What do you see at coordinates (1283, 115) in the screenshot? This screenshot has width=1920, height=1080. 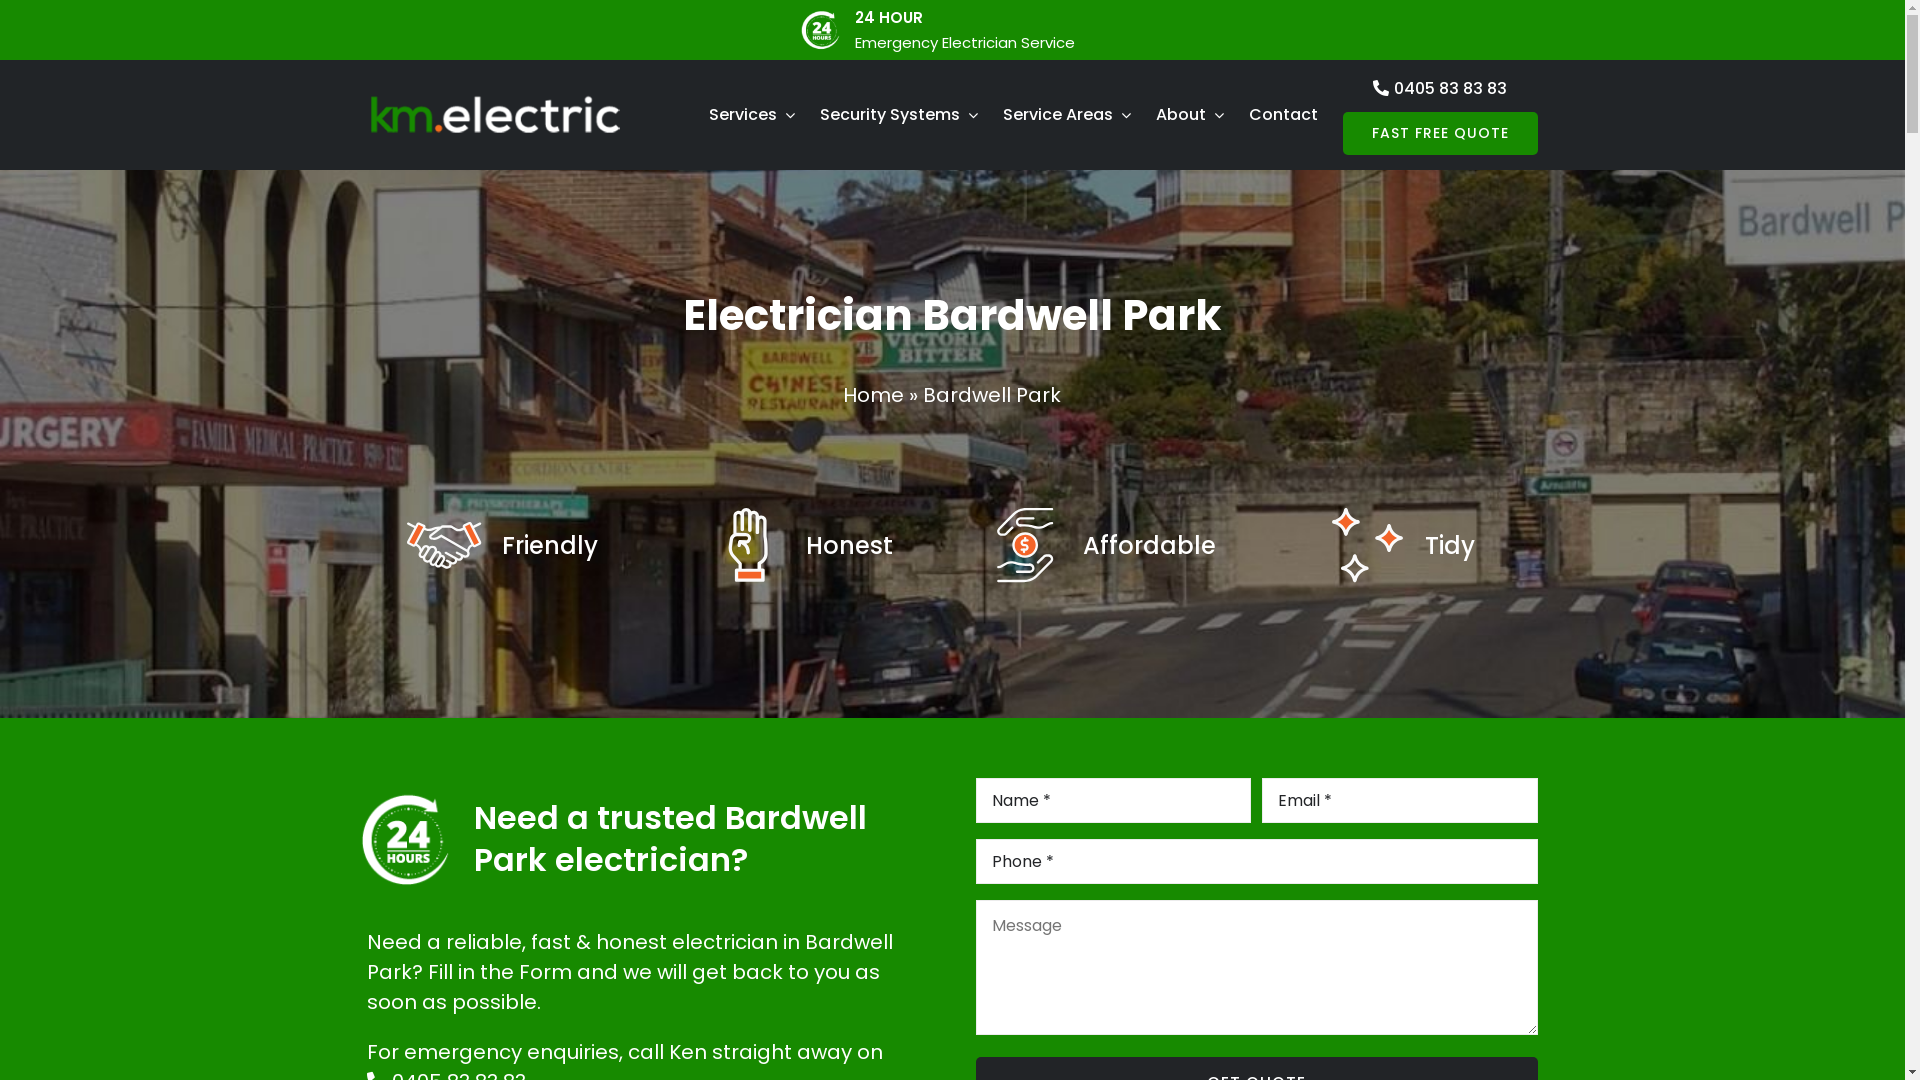 I see `'Contact'` at bounding box center [1283, 115].